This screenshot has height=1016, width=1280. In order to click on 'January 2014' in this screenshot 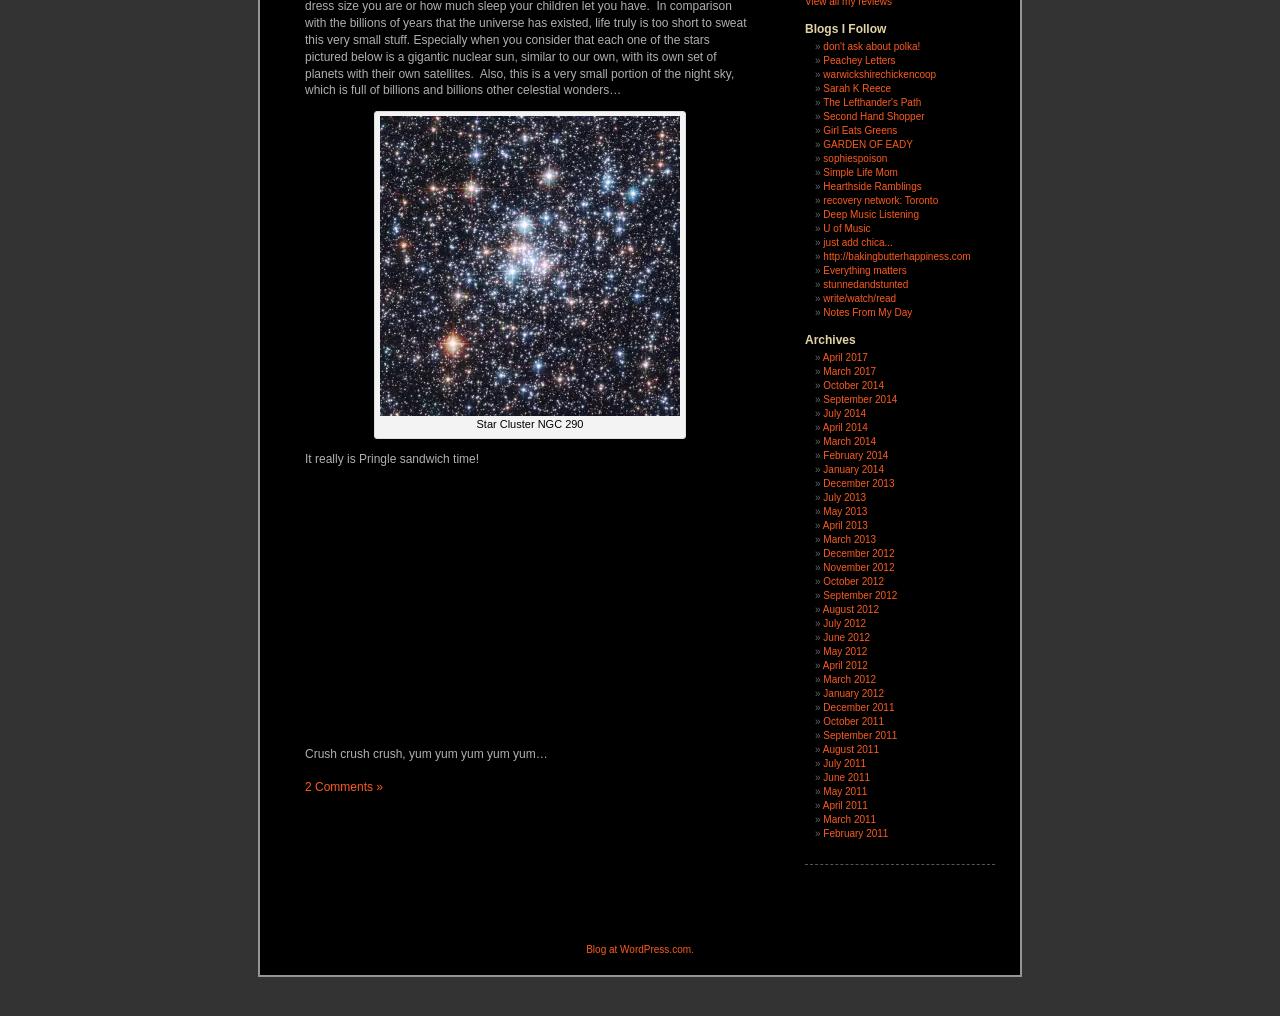, I will do `click(852, 469)`.